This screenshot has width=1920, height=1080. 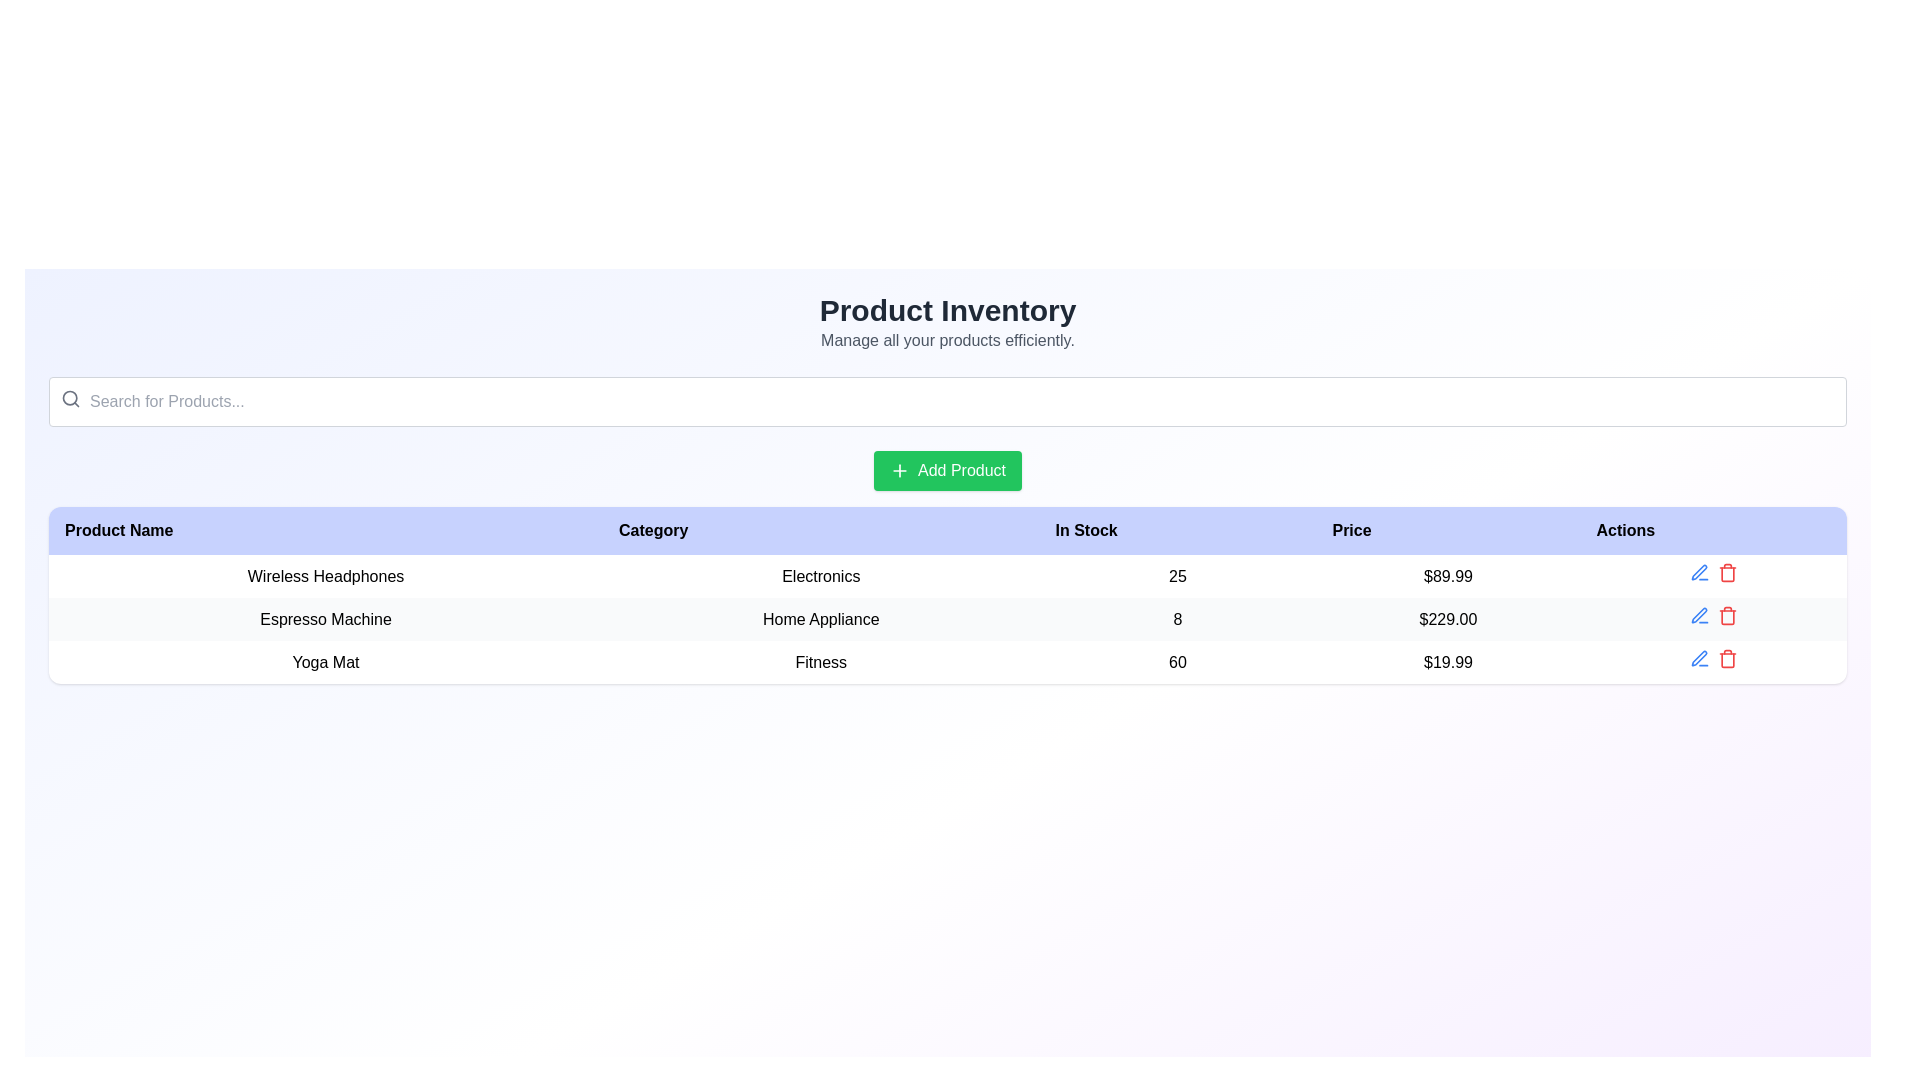 I want to click on the trash icon located in the right-most column under 'Actions' in the third row of the data table, so click(x=1726, y=660).